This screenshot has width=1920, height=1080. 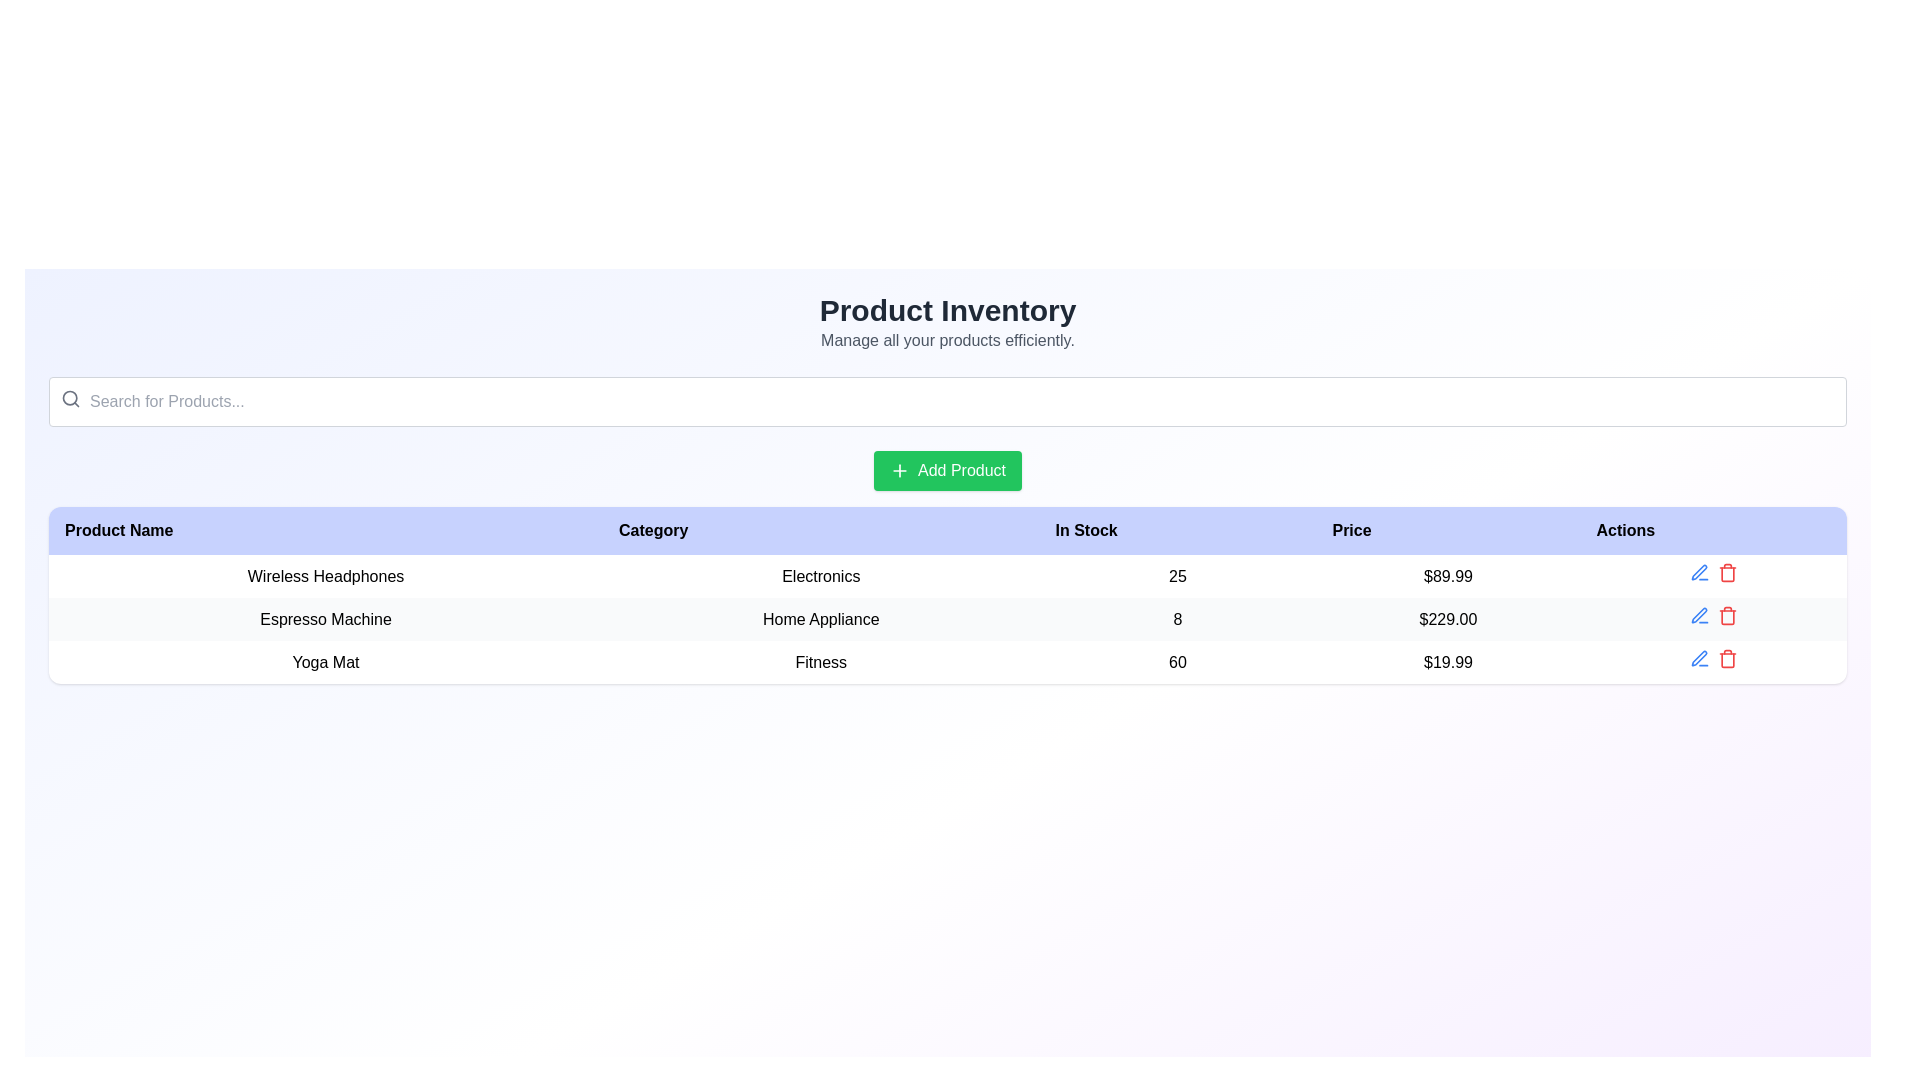 I want to click on the trash icon located in the right-most column under 'Actions' in the third row of the data table, so click(x=1726, y=660).